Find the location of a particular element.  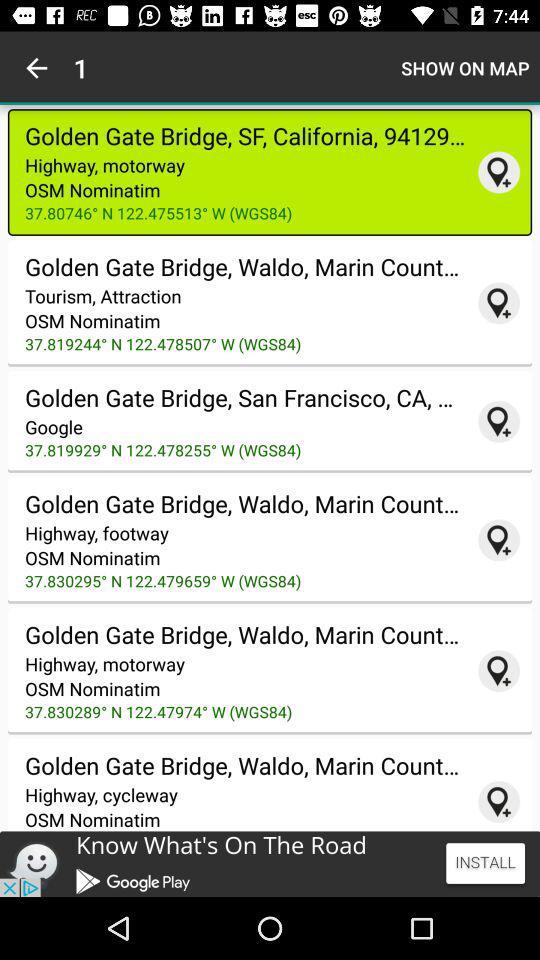

see location is located at coordinates (498, 303).